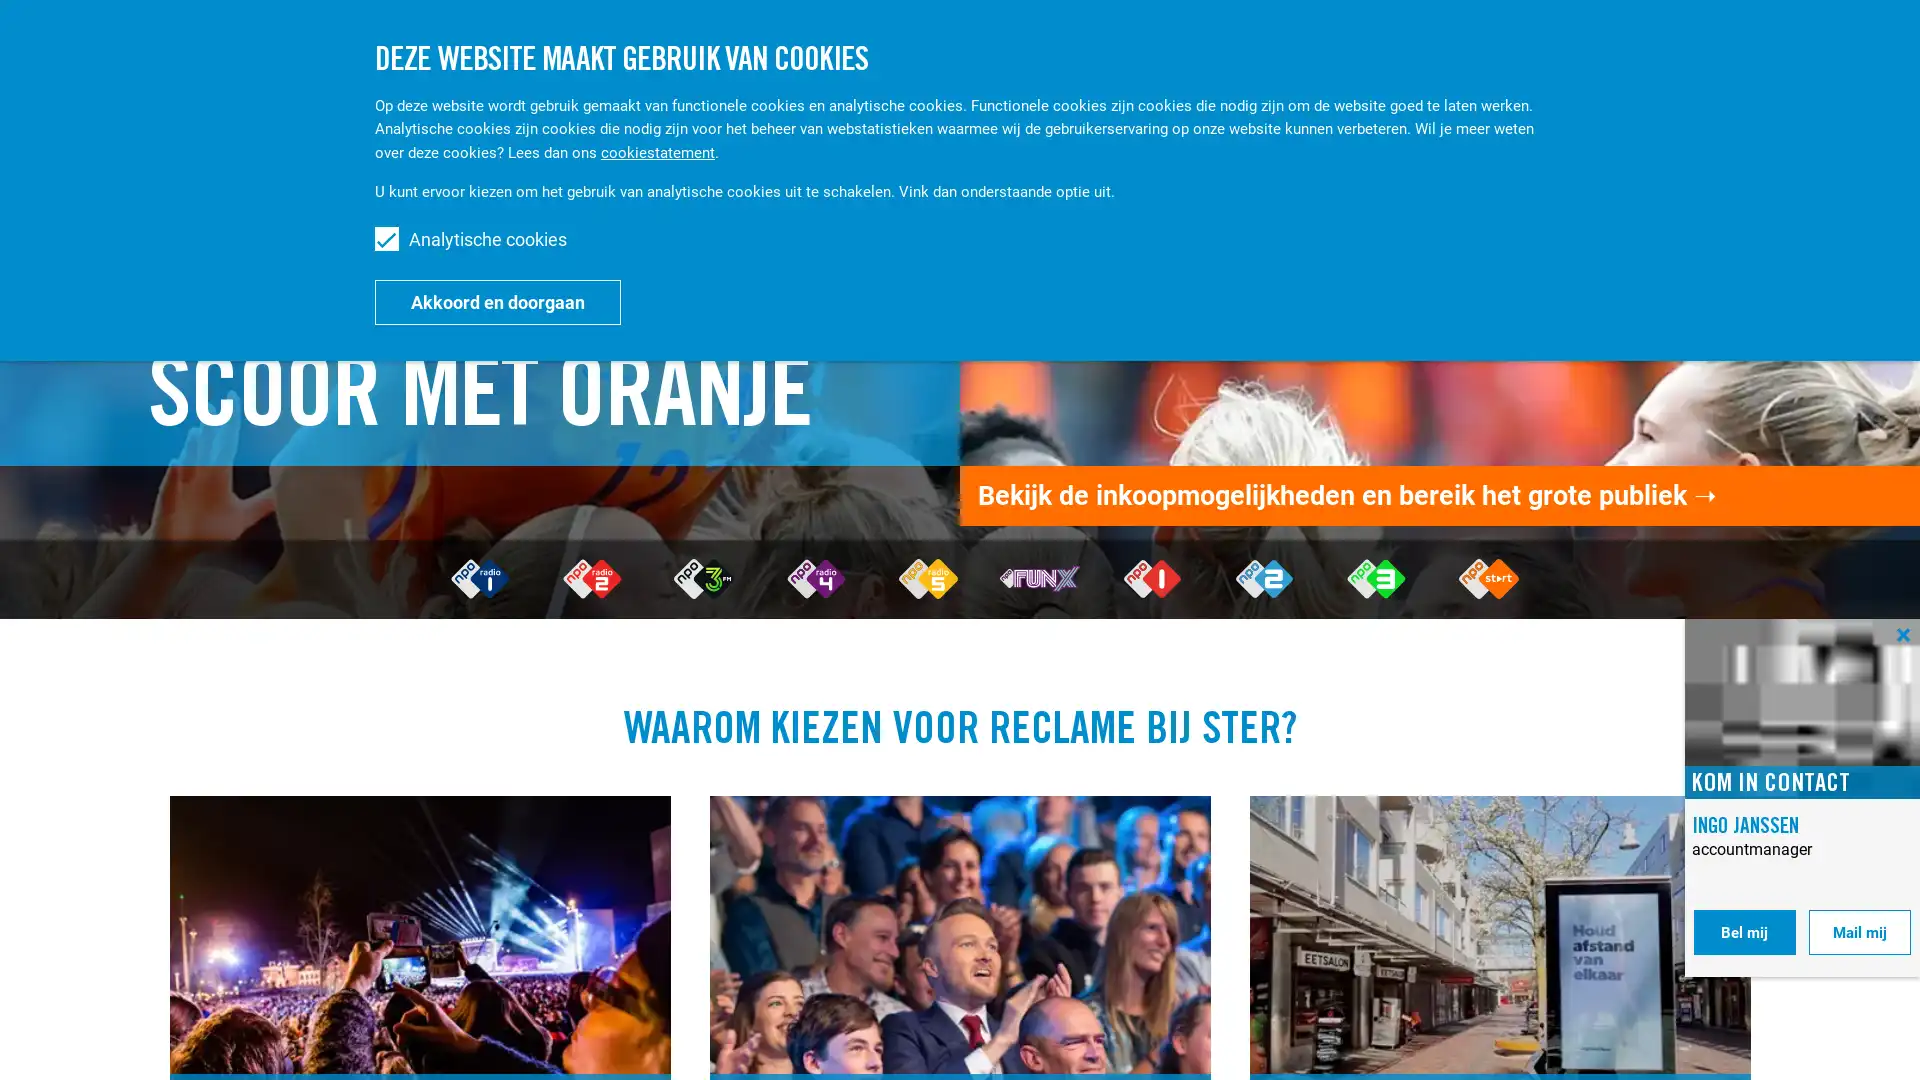 Image resolution: width=1920 pixels, height=1080 pixels. Describe the element at coordinates (1743, 932) in the screenshot. I see `Bel mij` at that location.